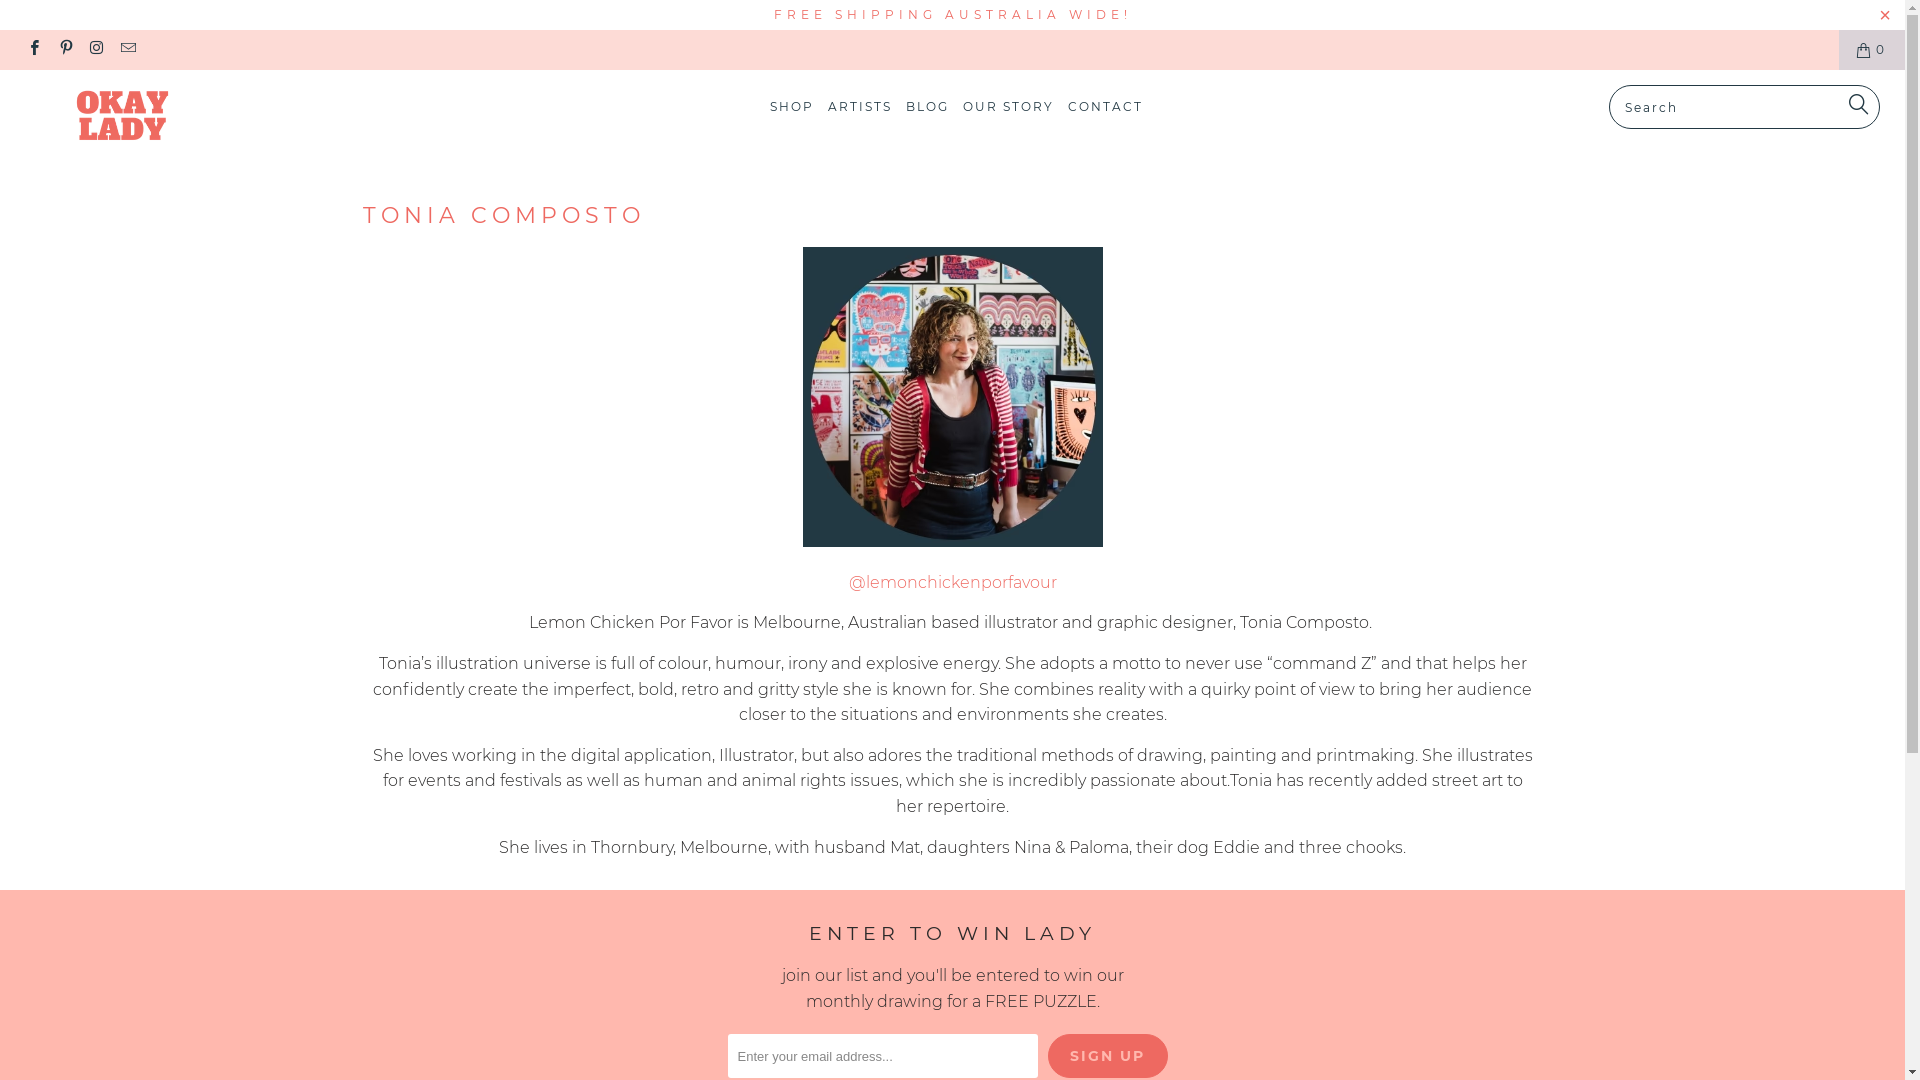  Describe the element at coordinates (95, 48) in the screenshot. I see `'Okay Lady on Instagram'` at that location.